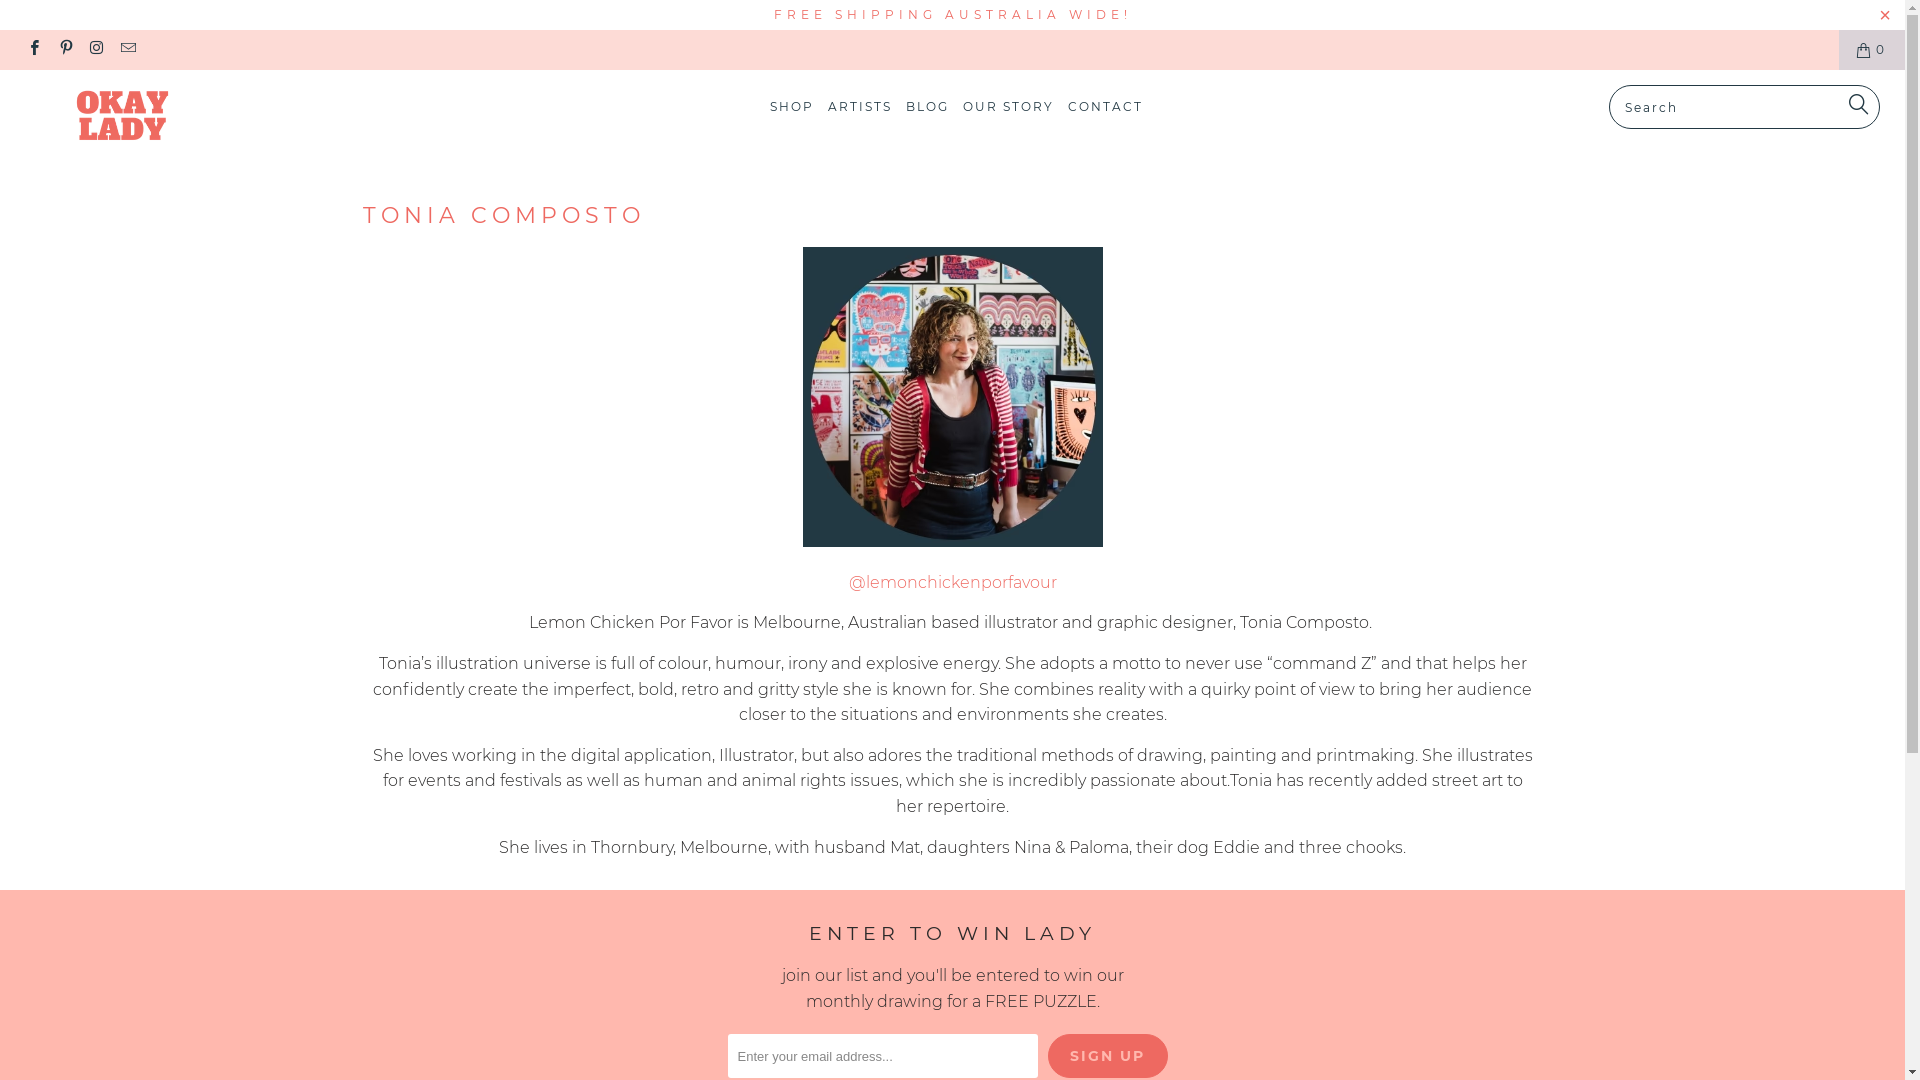  Describe the element at coordinates (95, 48) in the screenshot. I see `'Okay Lady on Instagram'` at that location.